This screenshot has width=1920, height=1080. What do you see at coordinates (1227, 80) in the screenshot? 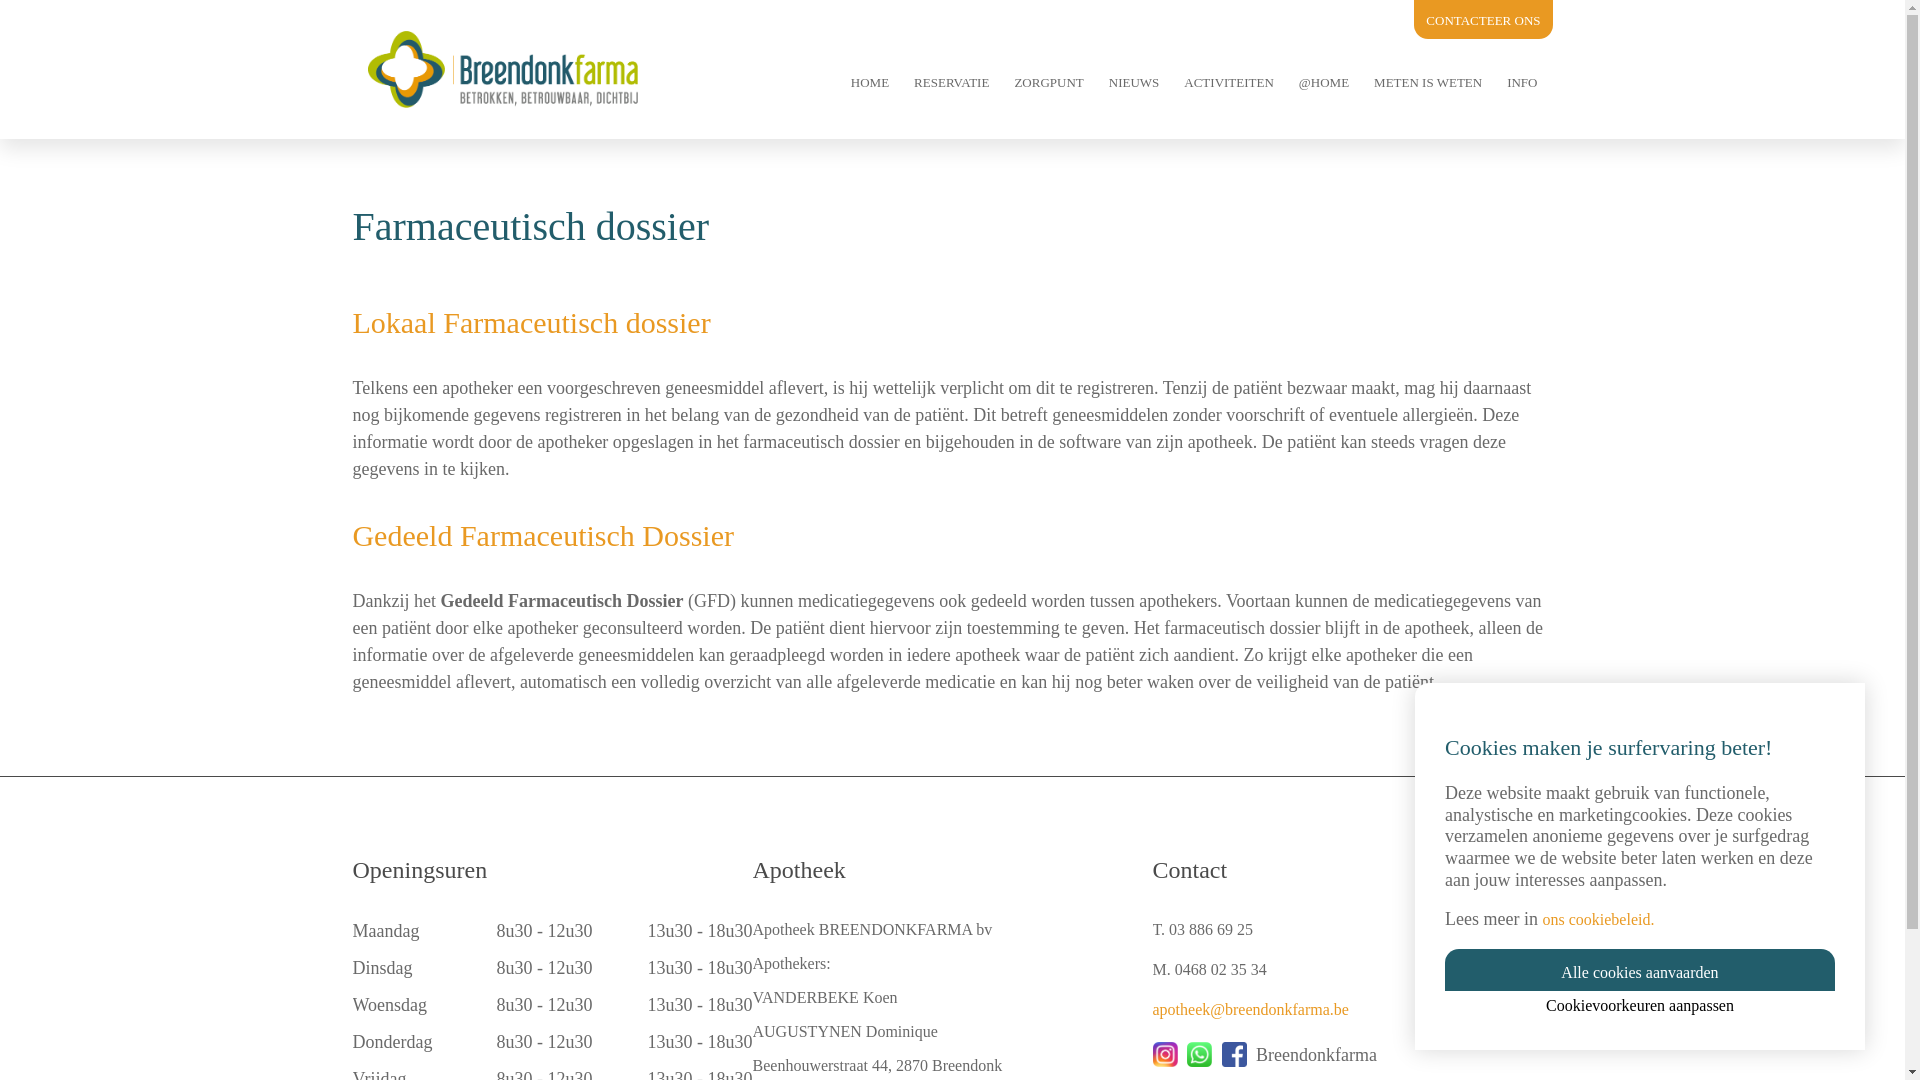
I see `'ACTIVITEITEN'` at bounding box center [1227, 80].